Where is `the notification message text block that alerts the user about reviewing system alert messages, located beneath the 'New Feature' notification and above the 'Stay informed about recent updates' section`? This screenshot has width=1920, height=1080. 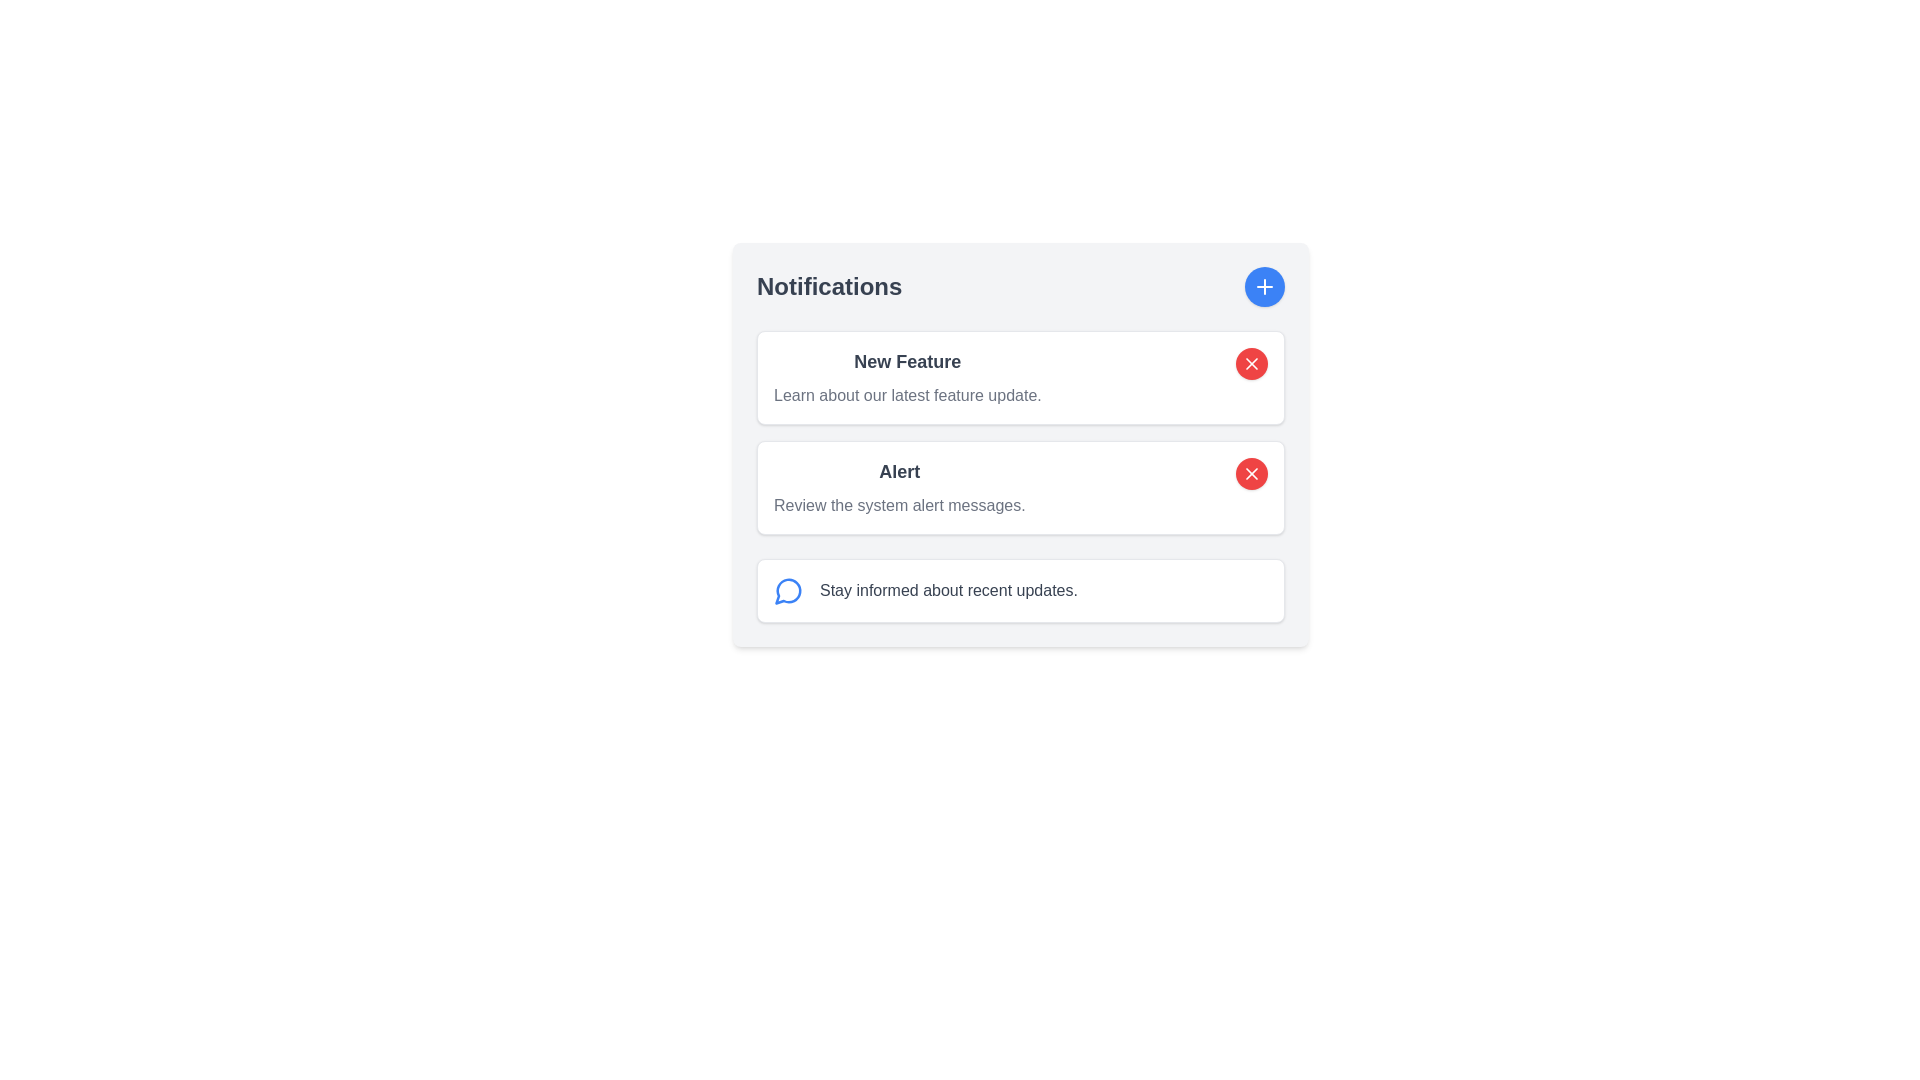 the notification message text block that alerts the user about reviewing system alert messages, located beneath the 'New Feature' notification and above the 'Stay informed about recent updates' section is located at coordinates (898, 488).